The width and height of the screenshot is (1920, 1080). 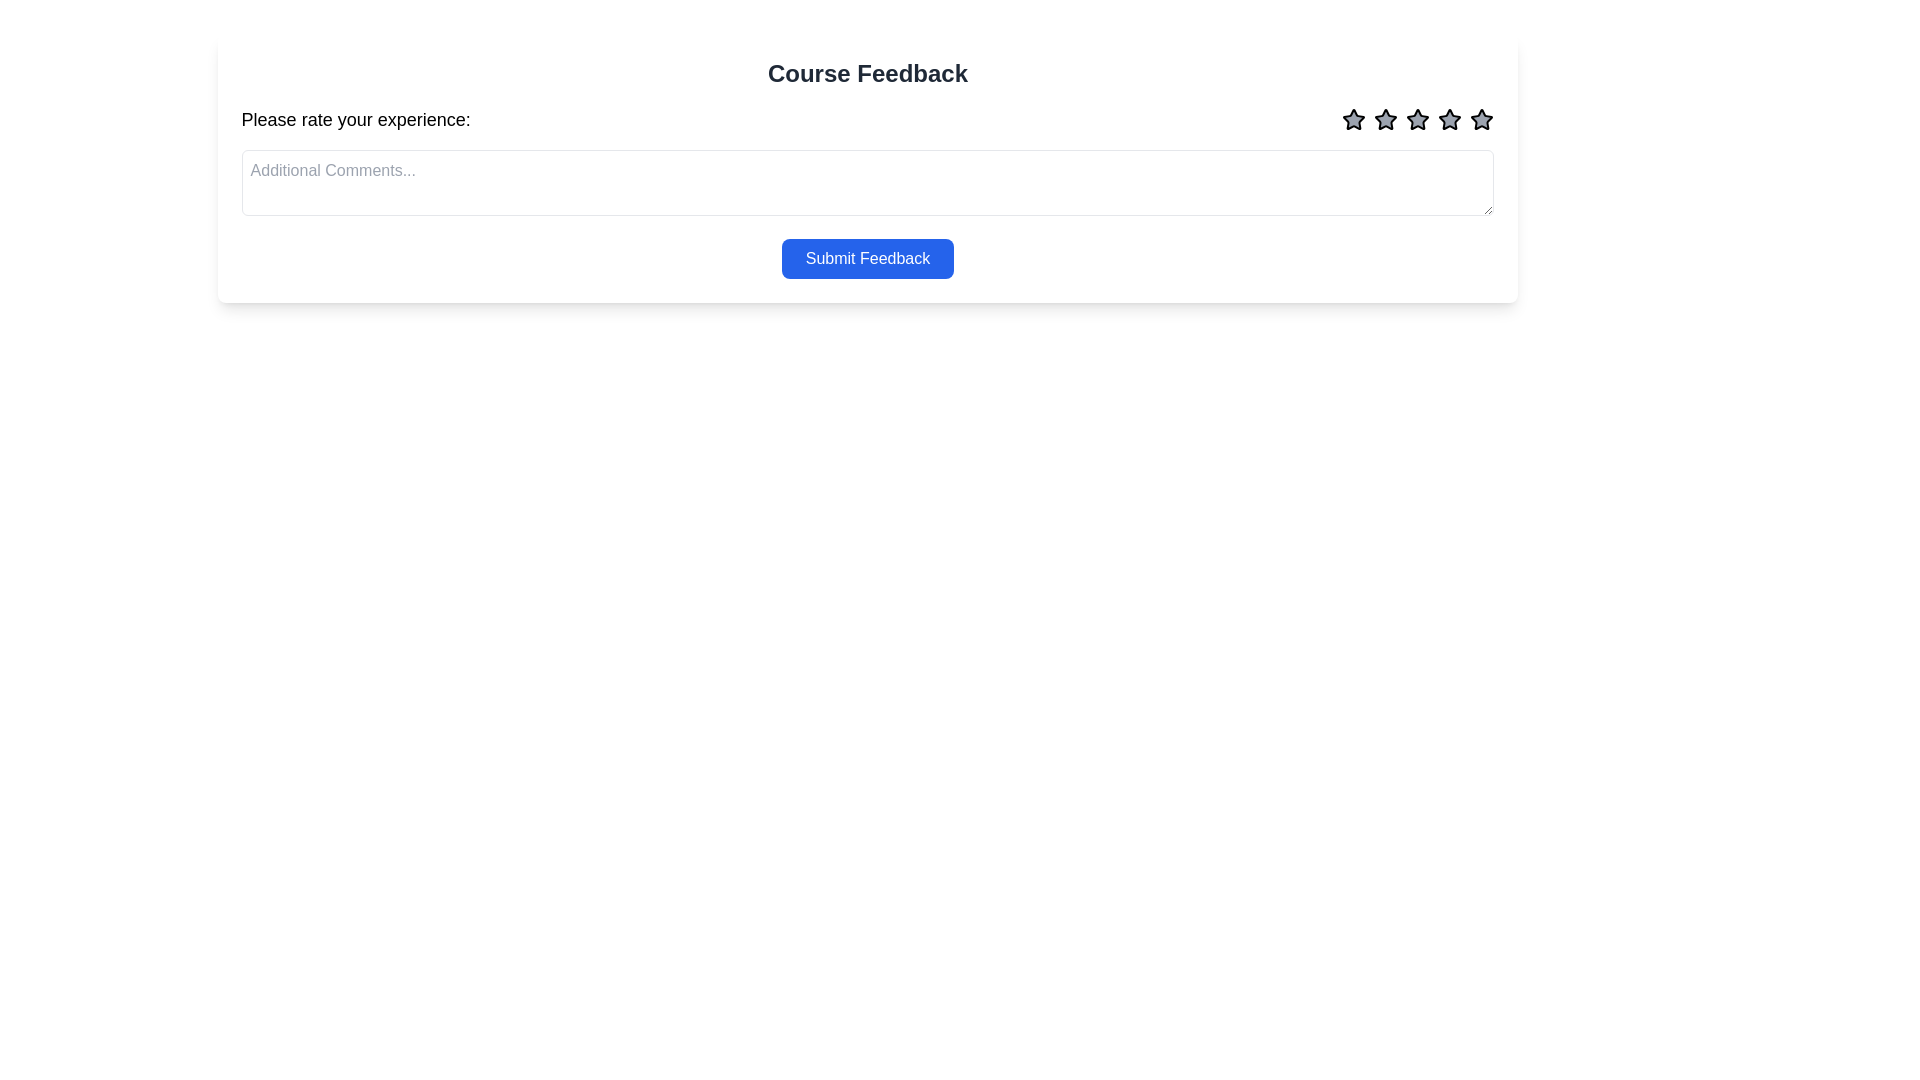 What do you see at coordinates (1482, 119) in the screenshot?
I see `the fifth star in the five-star rating system located in the top-right corner of the interface` at bounding box center [1482, 119].